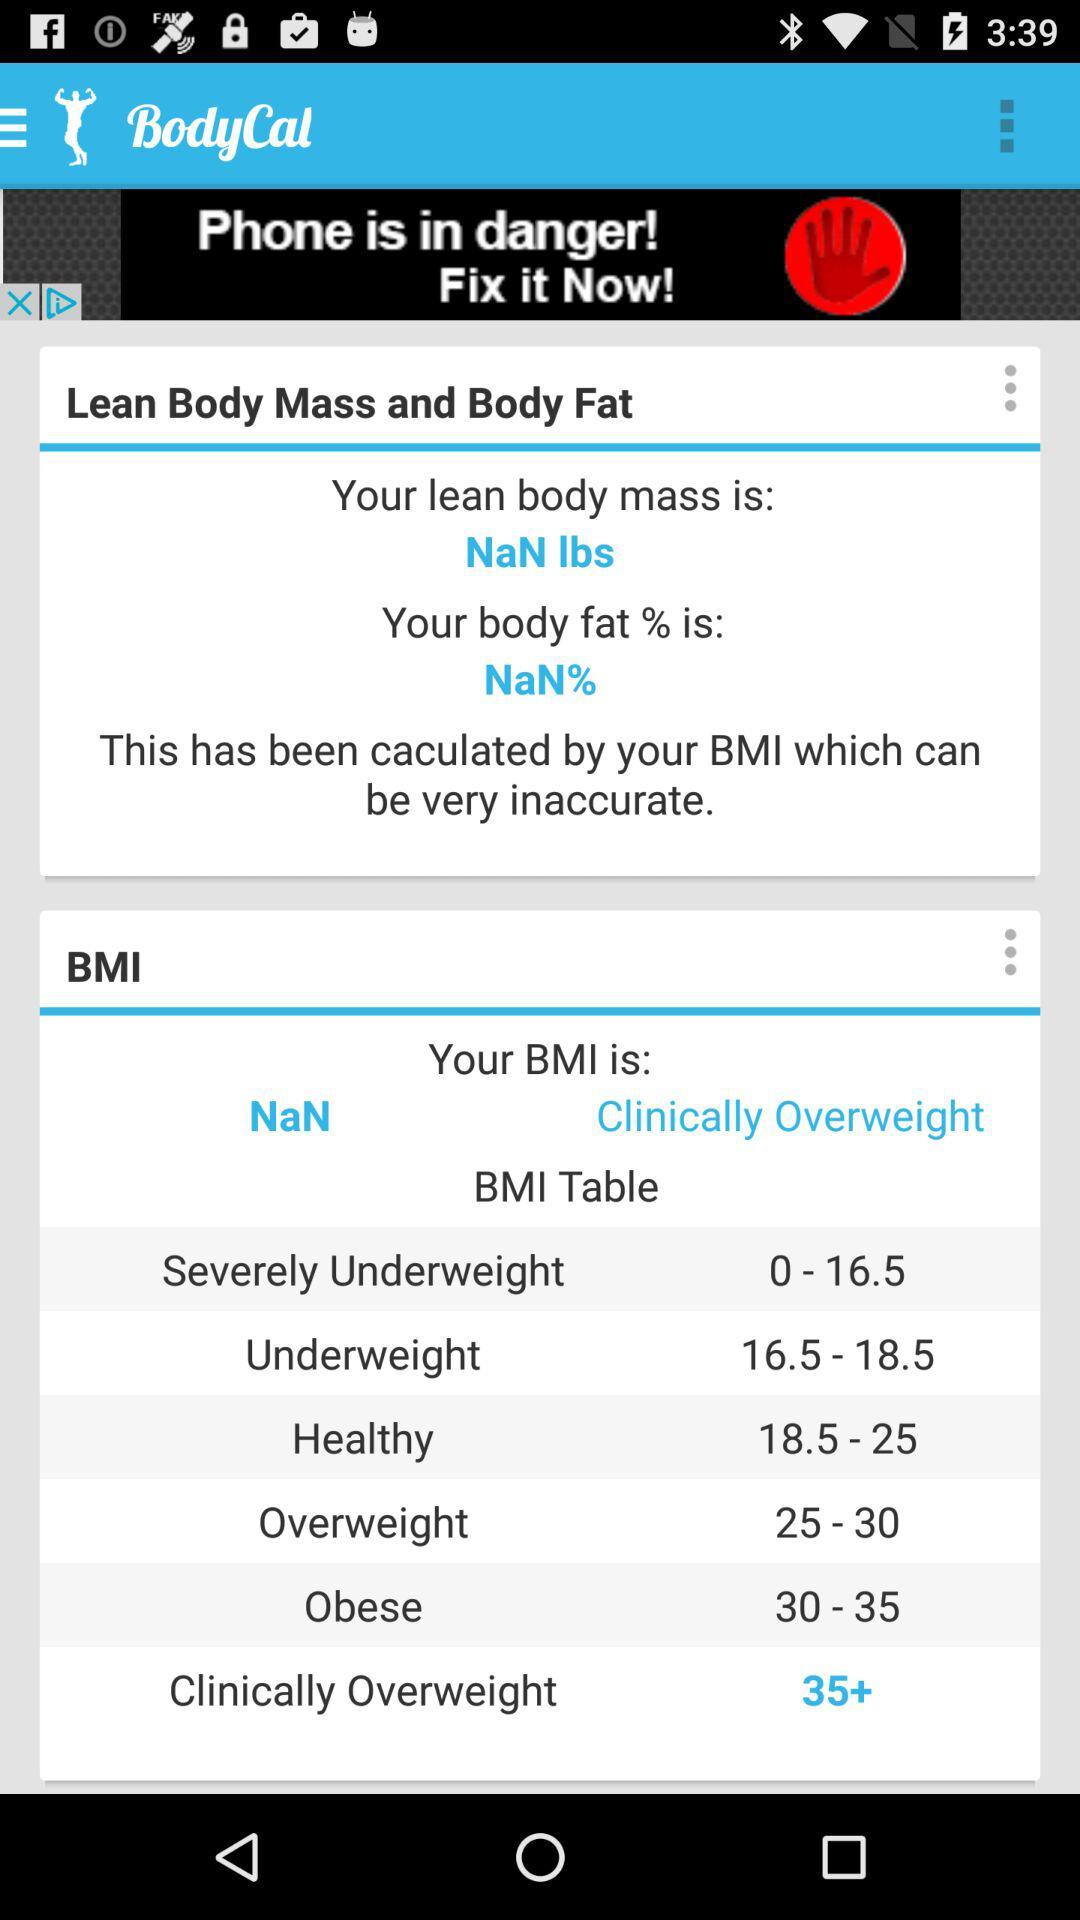  I want to click on search the option, so click(990, 951).